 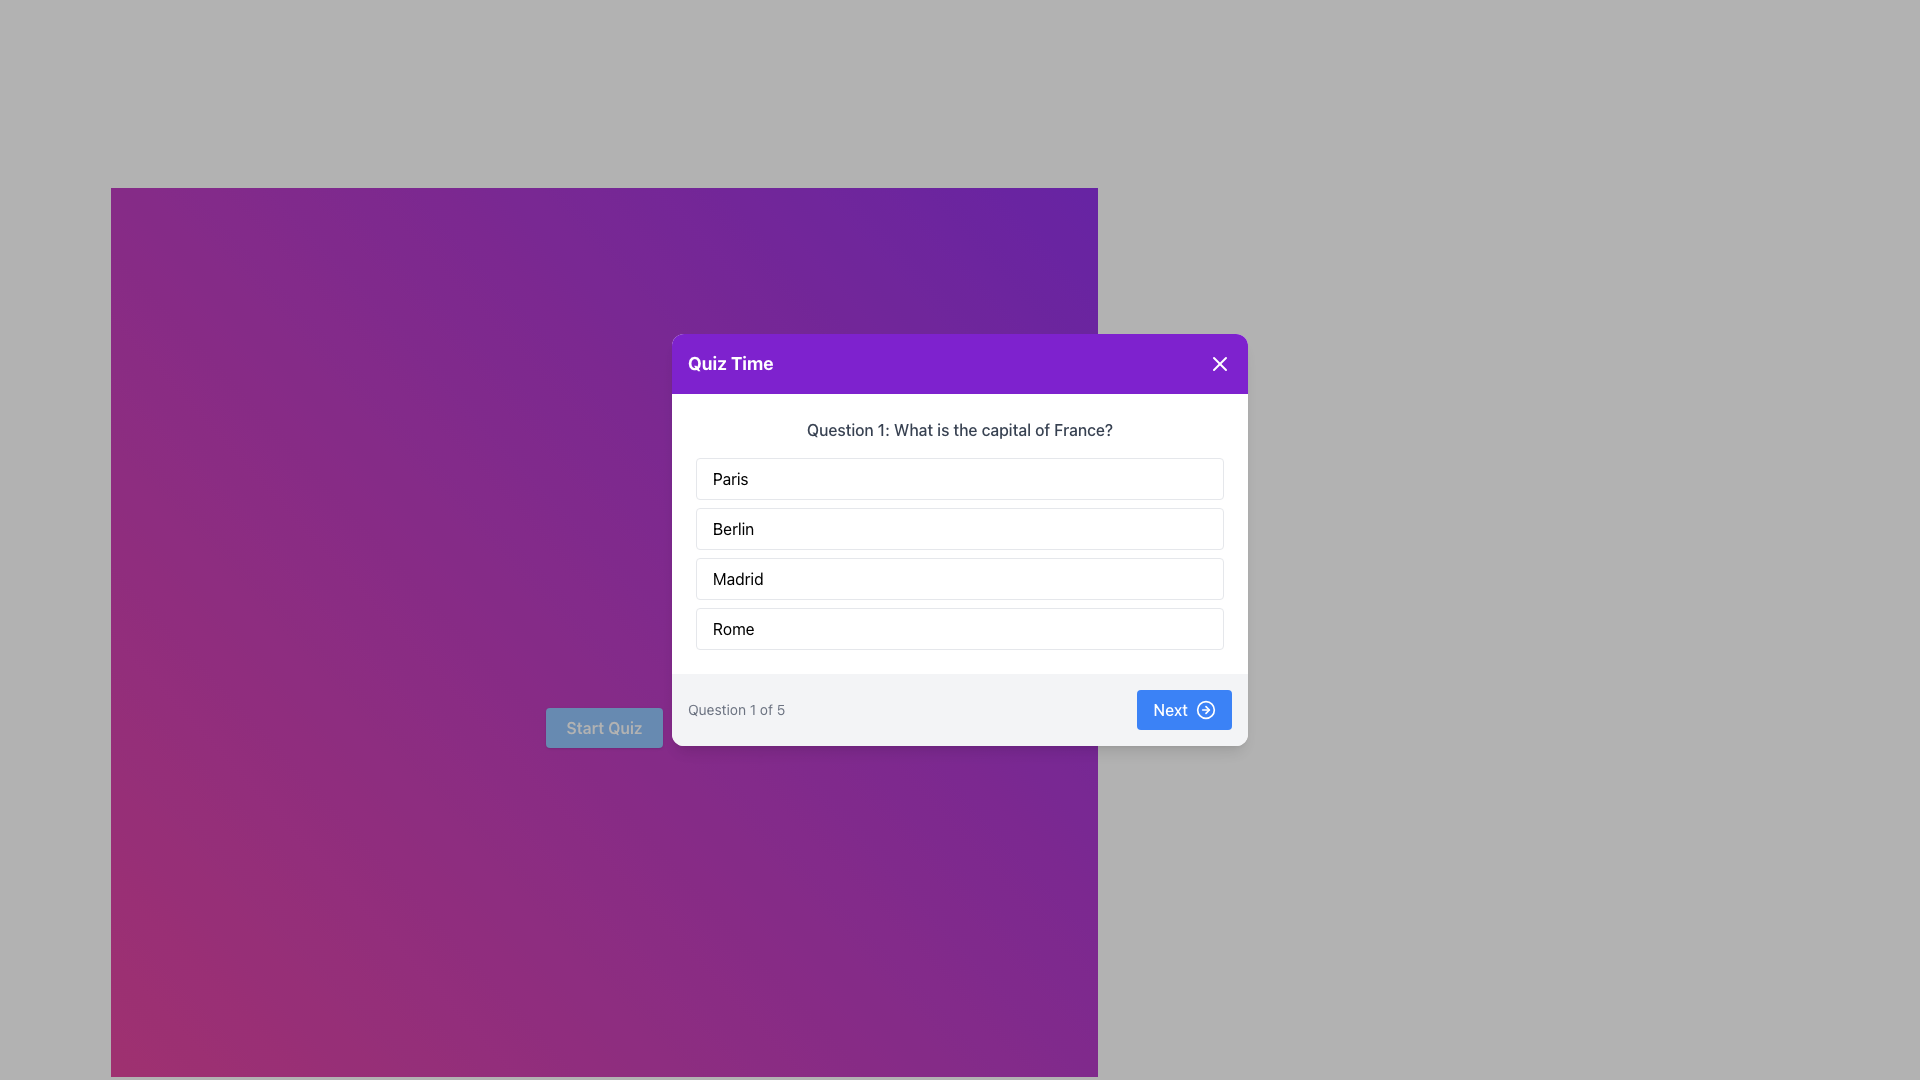 What do you see at coordinates (1204, 708) in the screenshot?
I see `the icon within the 'Next' button, located immediately after the text 'Next', to proceed to the next question` at bounding box center [1204, 708].